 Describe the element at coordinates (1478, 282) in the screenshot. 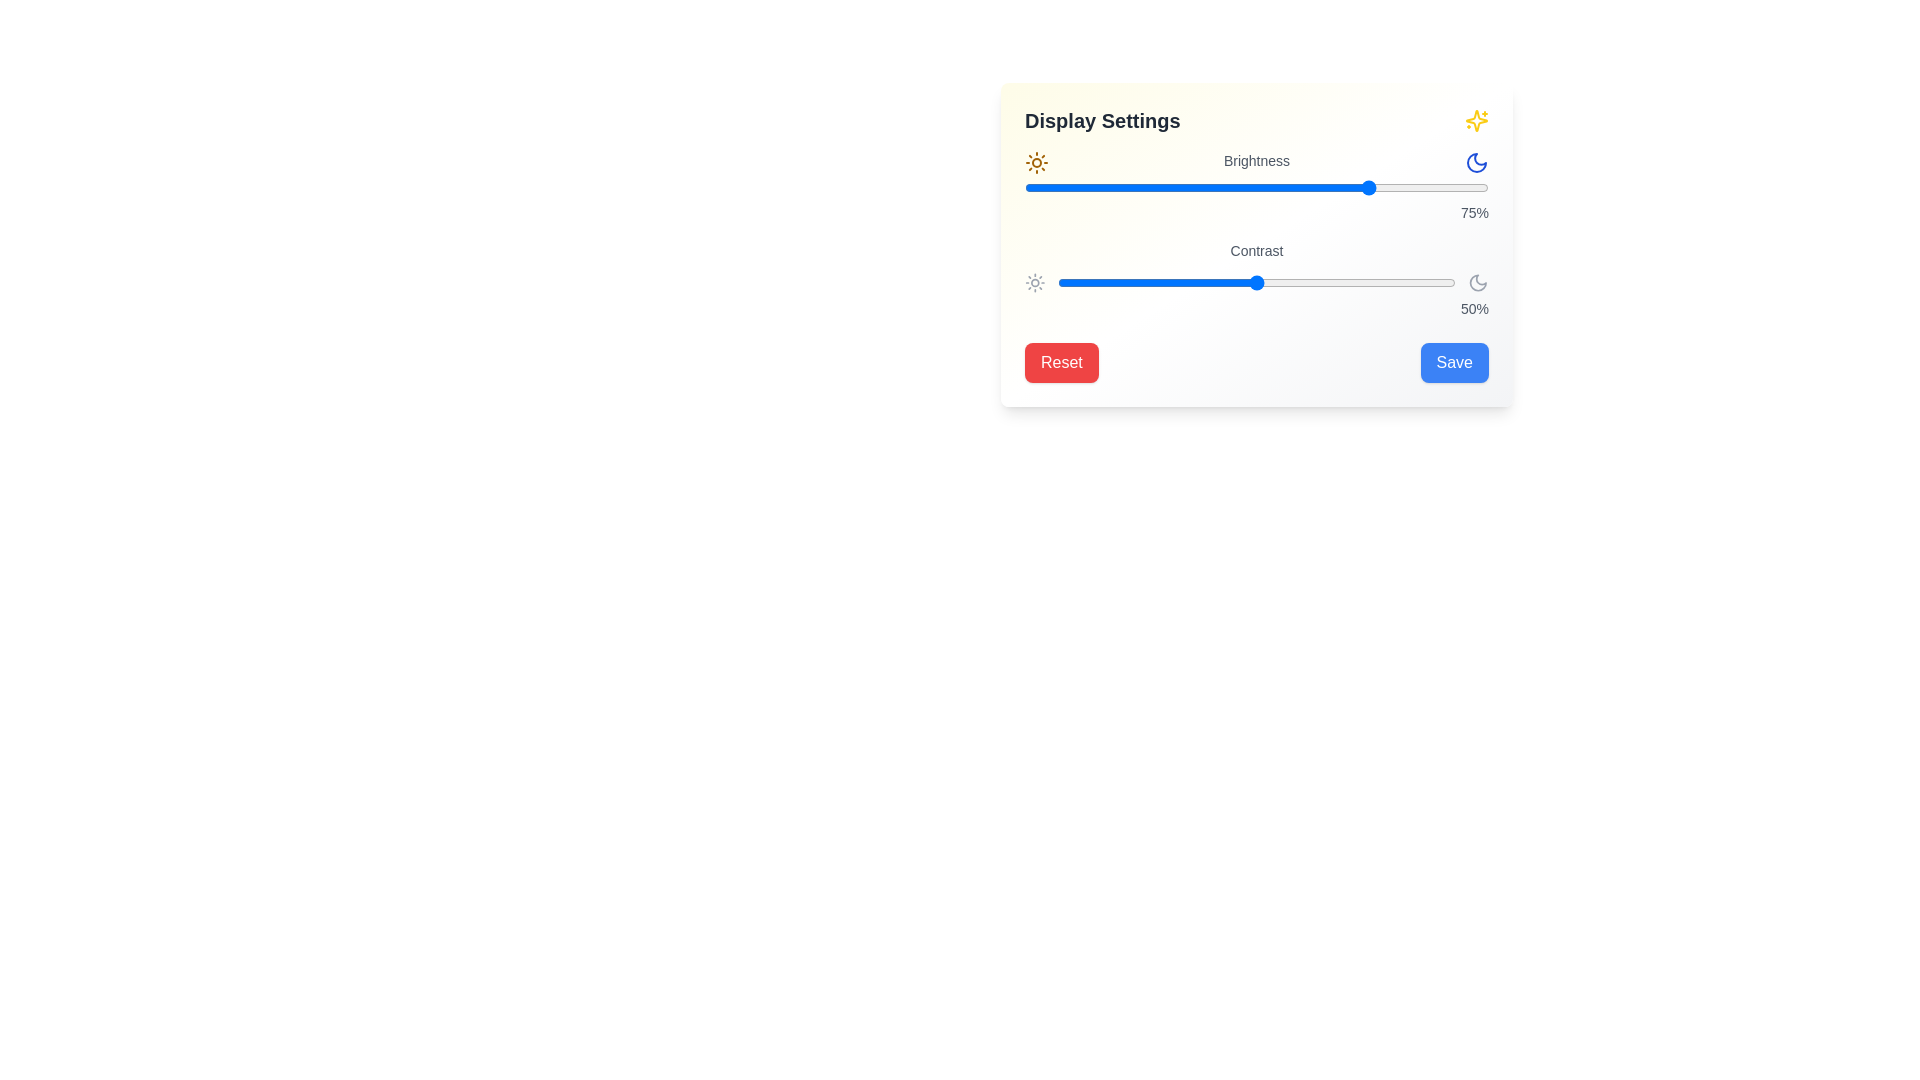

I see `the SVG icon representing the moon shape located in the upper-right corner of the 'Display Settings' card, next to the 'Brightness' slider and adjacent to the title '75%'` at that location.